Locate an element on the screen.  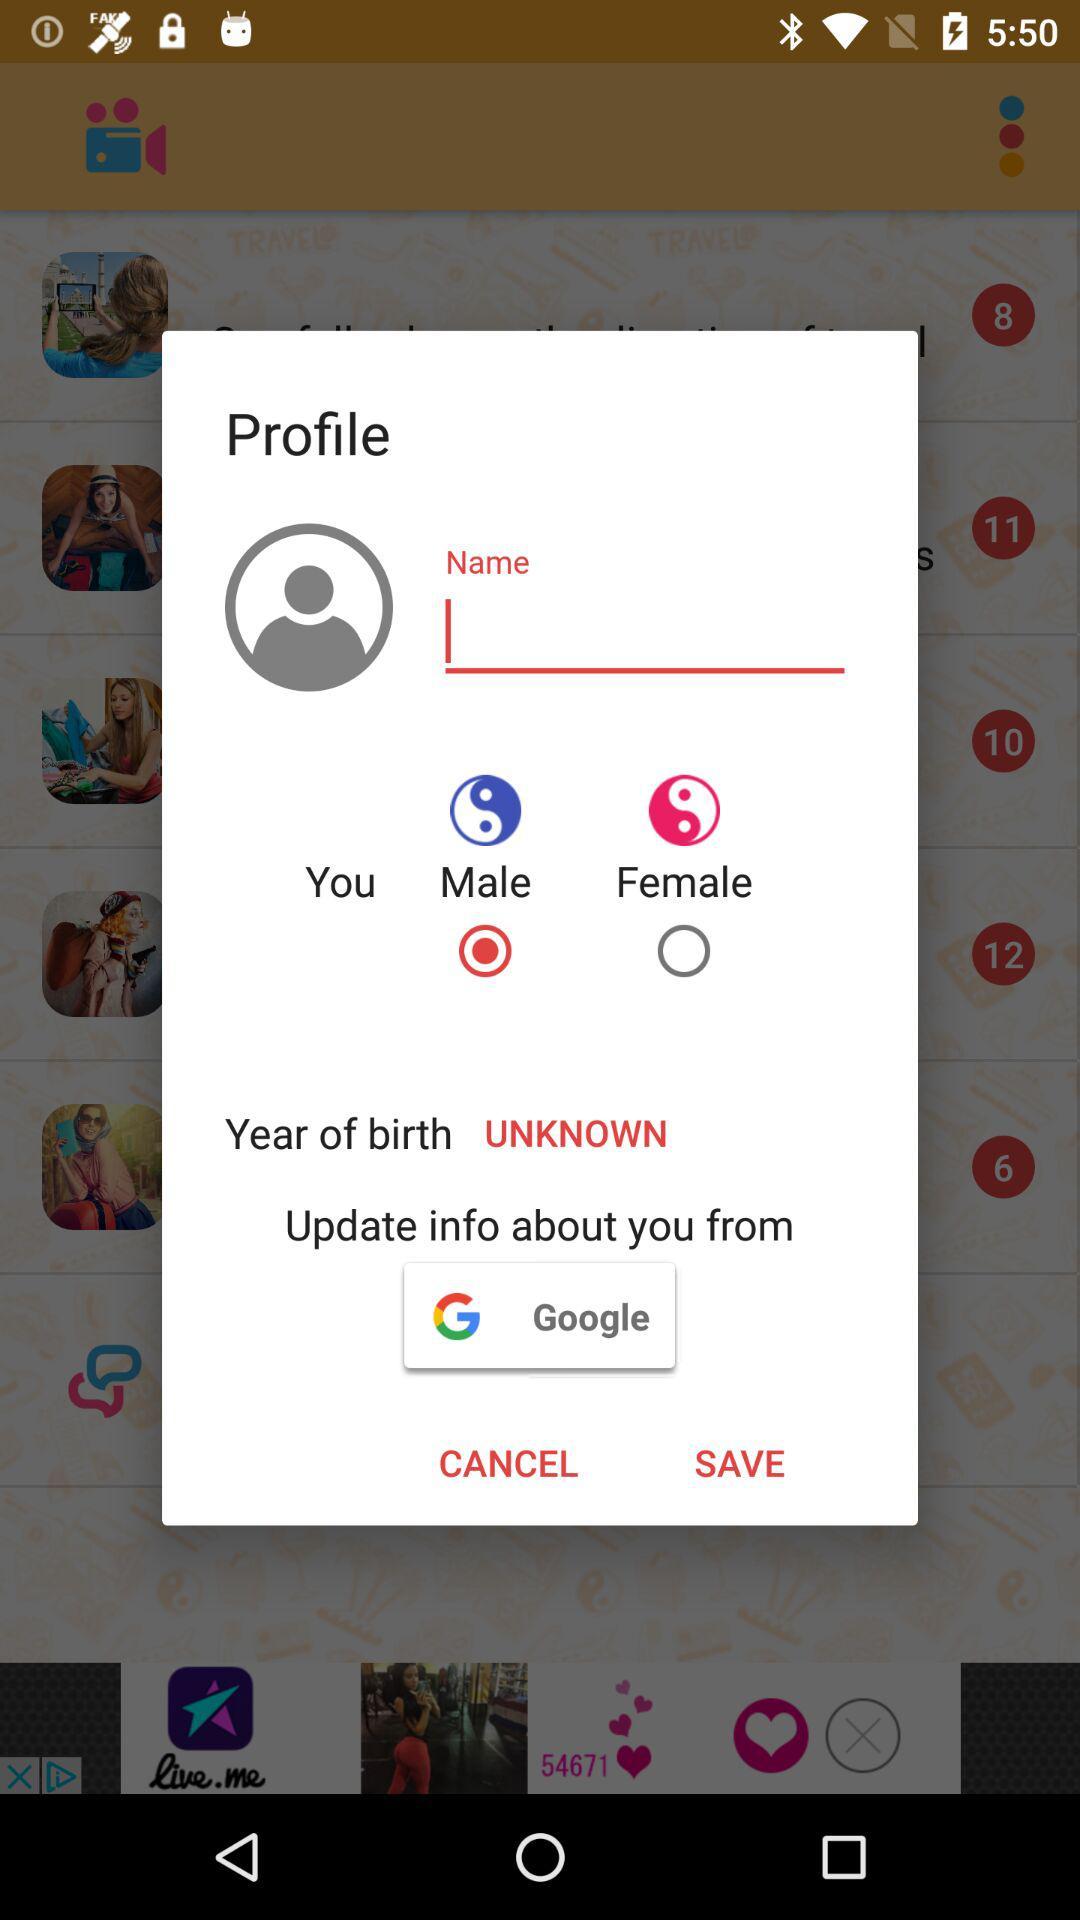
the item next to the save is located at coordinates (507, 1462).